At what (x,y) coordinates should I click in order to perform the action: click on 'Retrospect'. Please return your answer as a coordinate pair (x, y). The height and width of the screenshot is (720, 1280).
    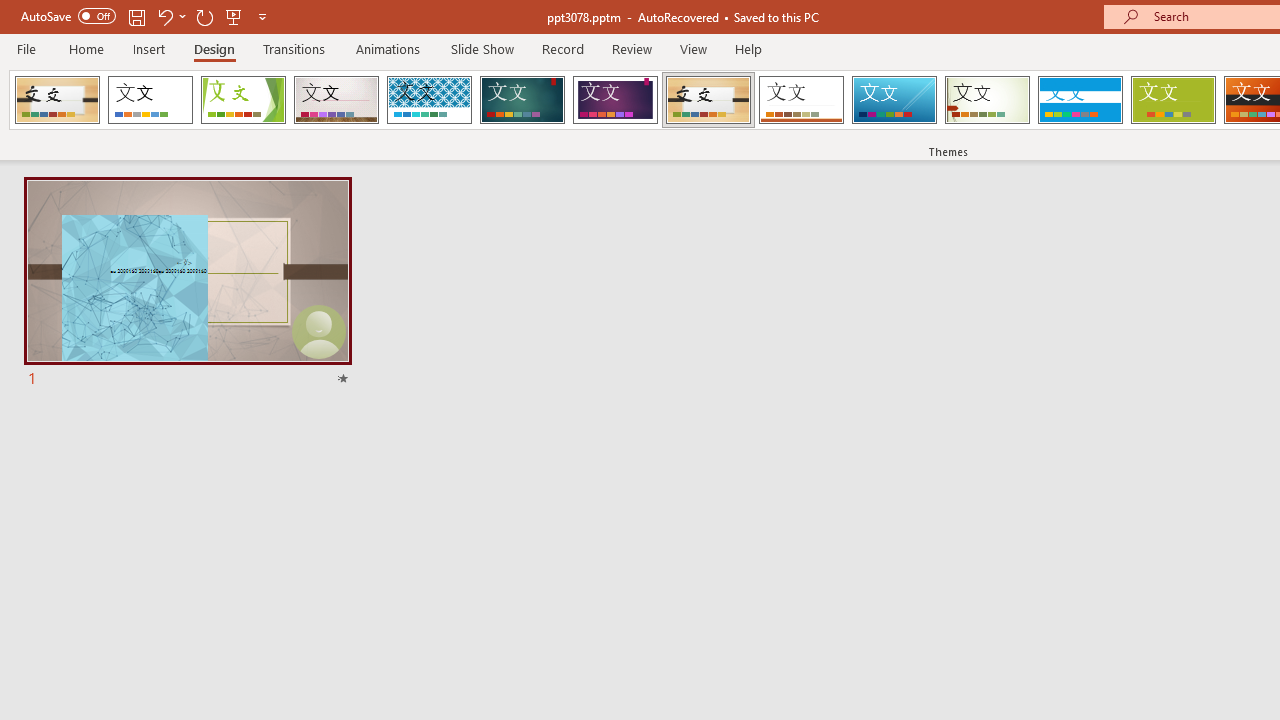
    Looking at the image, I should click on (801, 100).